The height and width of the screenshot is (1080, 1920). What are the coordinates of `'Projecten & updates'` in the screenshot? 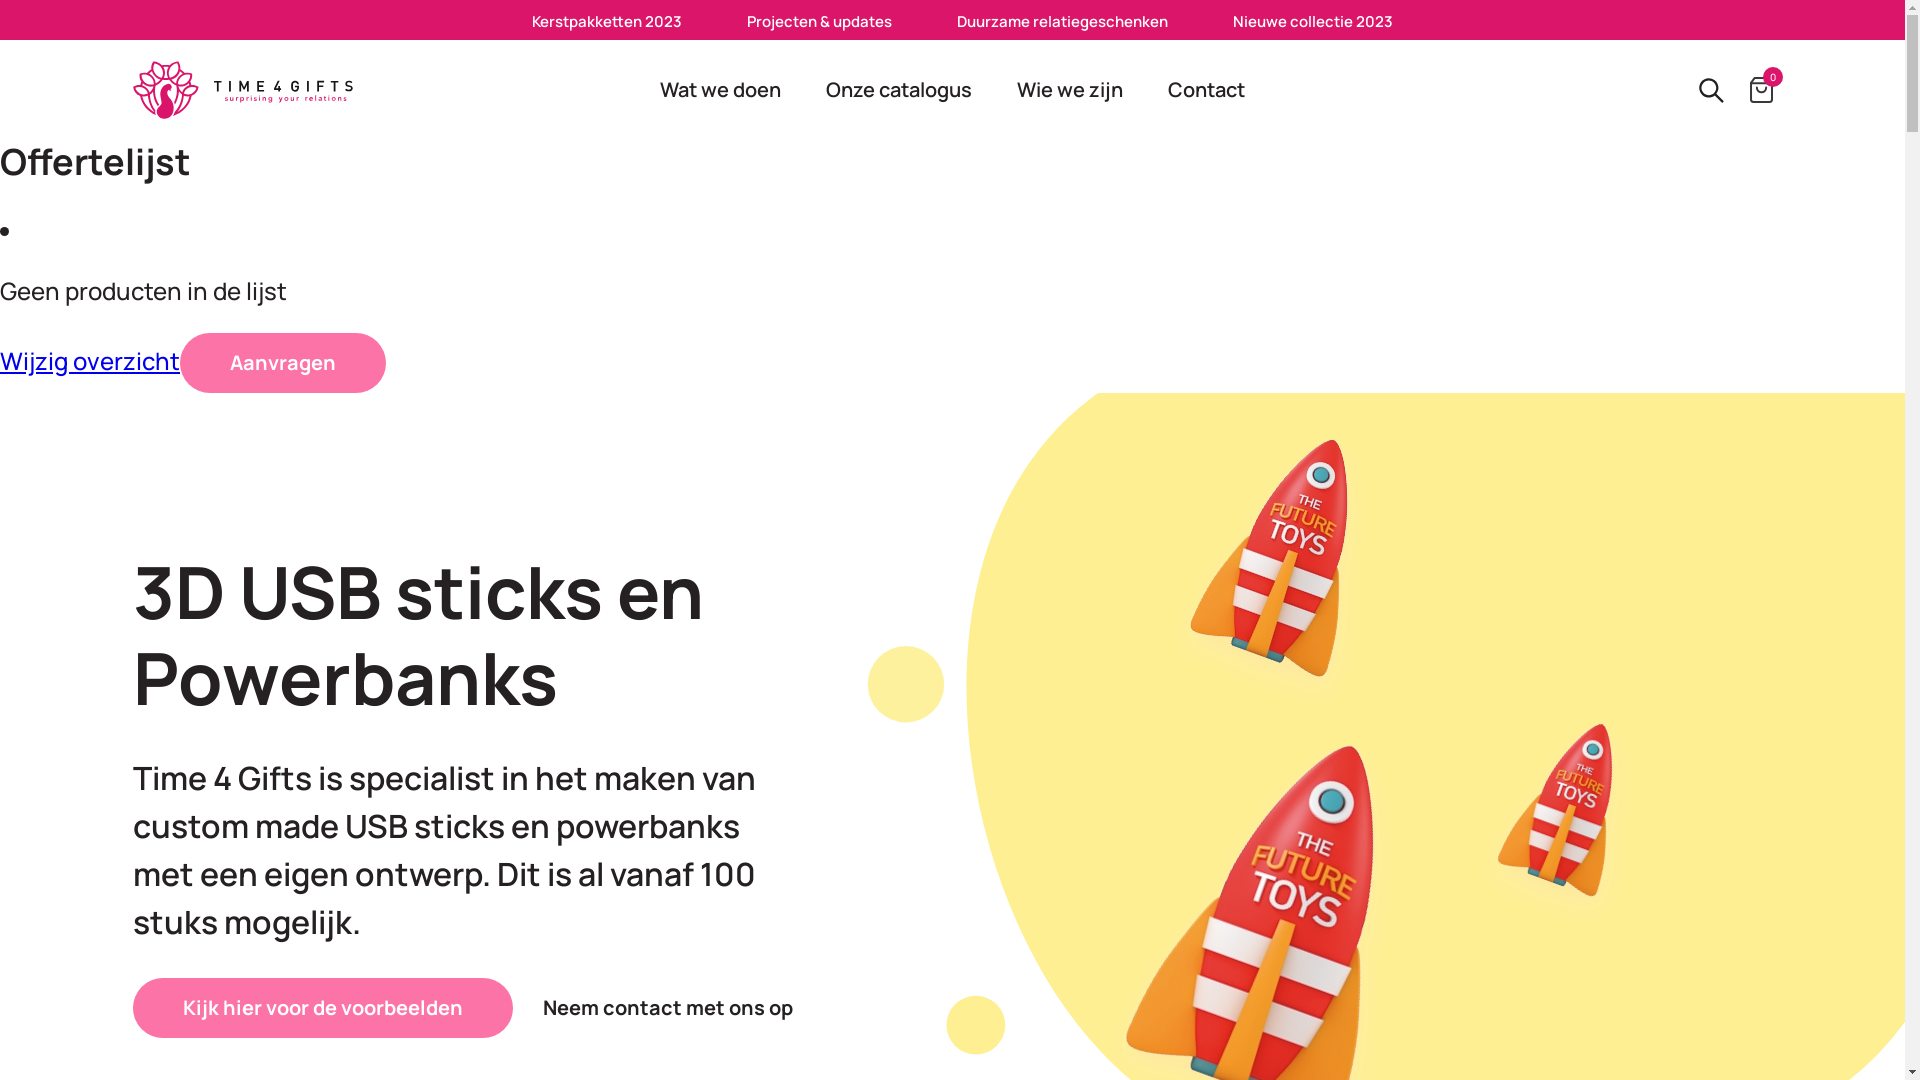 It's located at (819, 21).